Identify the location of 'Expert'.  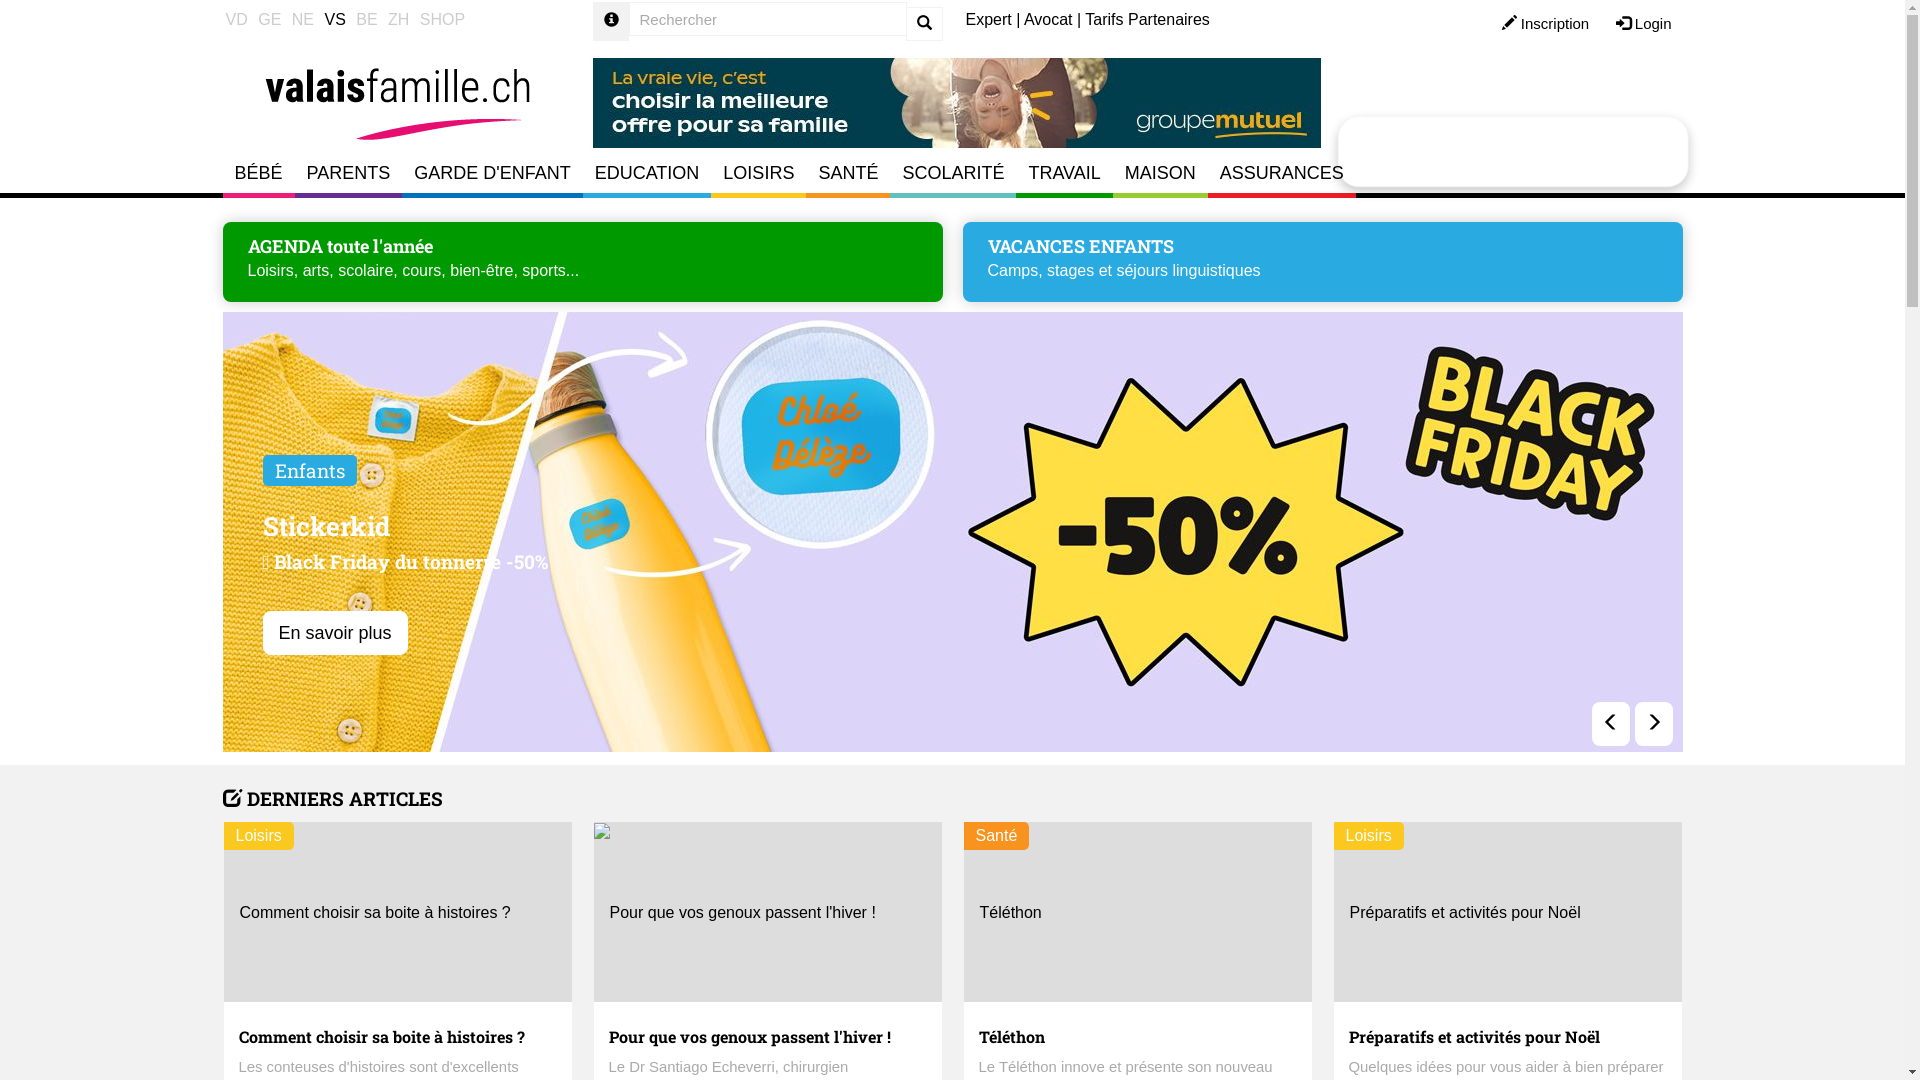
(988, 19).